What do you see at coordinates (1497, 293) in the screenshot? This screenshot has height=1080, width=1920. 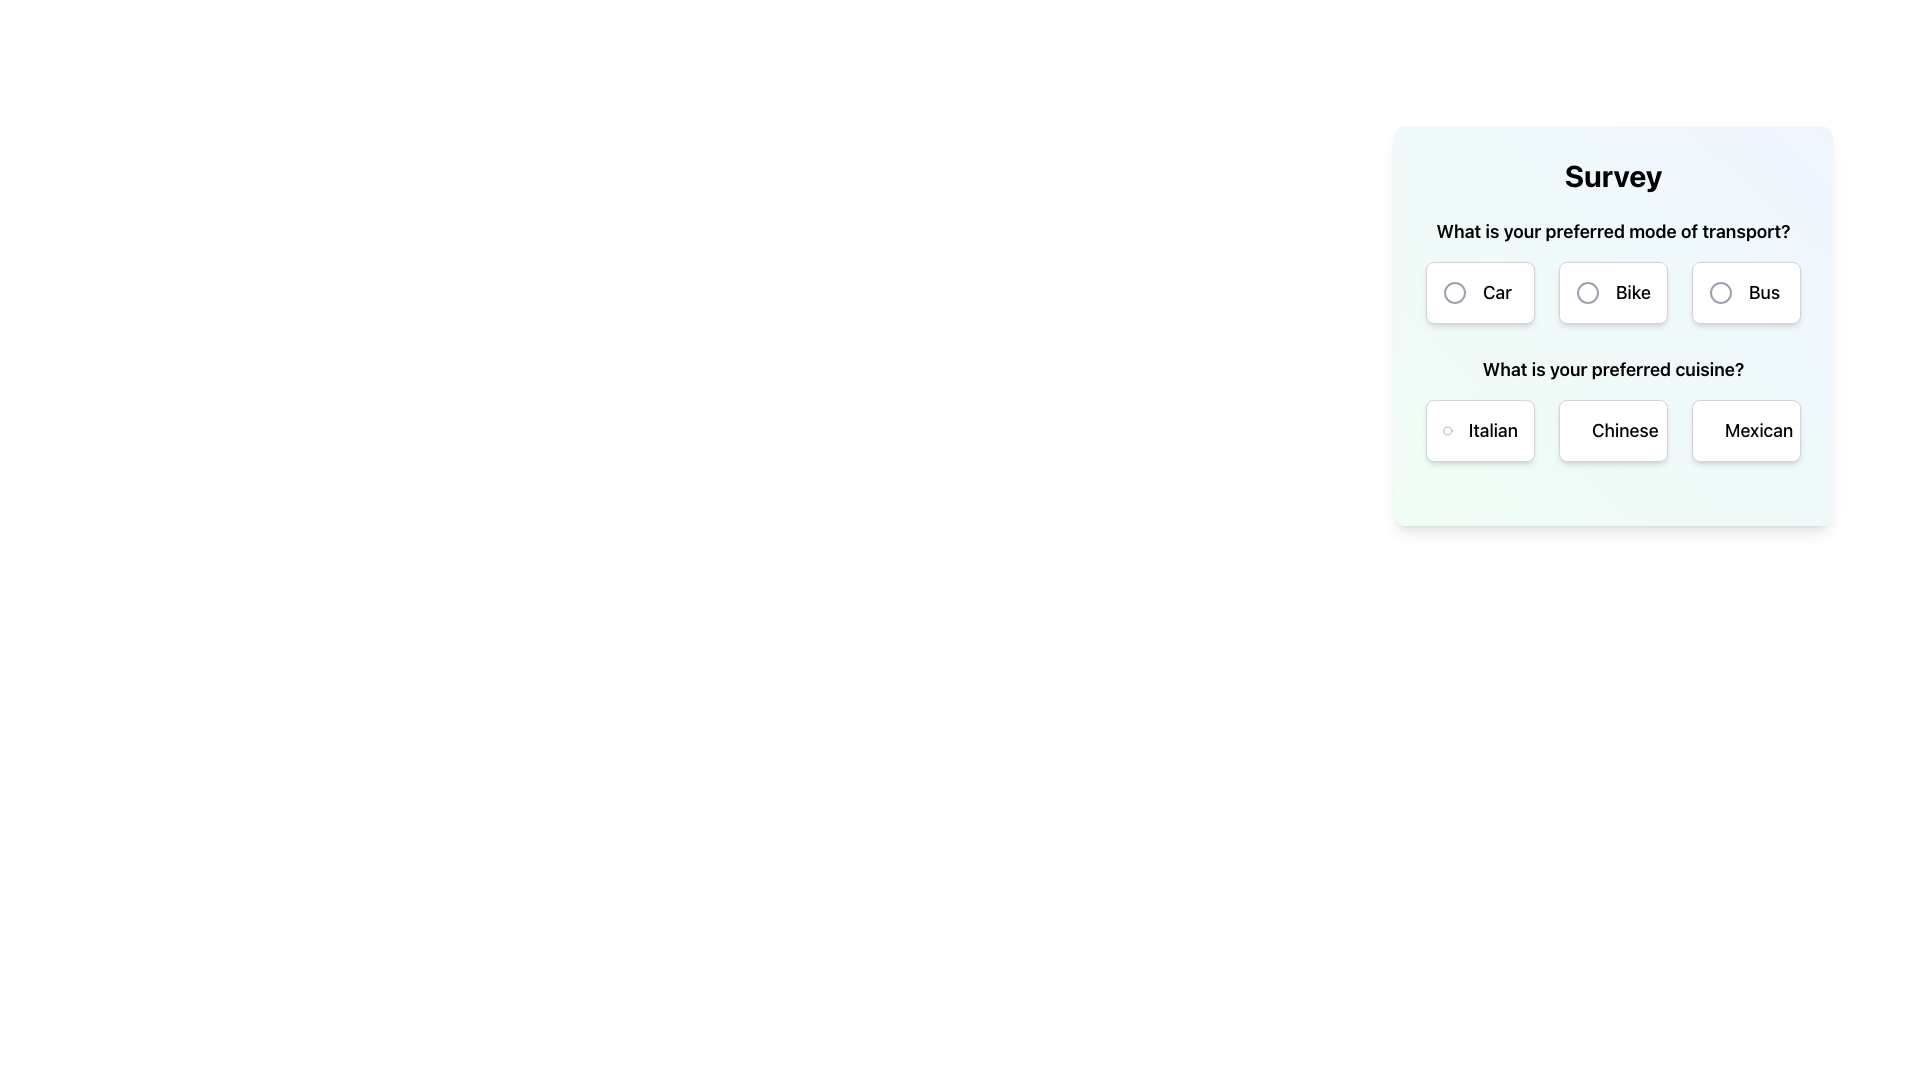 I see `the text label 'Car' which indicates a selection option for the corresponding radio button in the first row of the transport selection input group` at bounding box center [1497, 293].